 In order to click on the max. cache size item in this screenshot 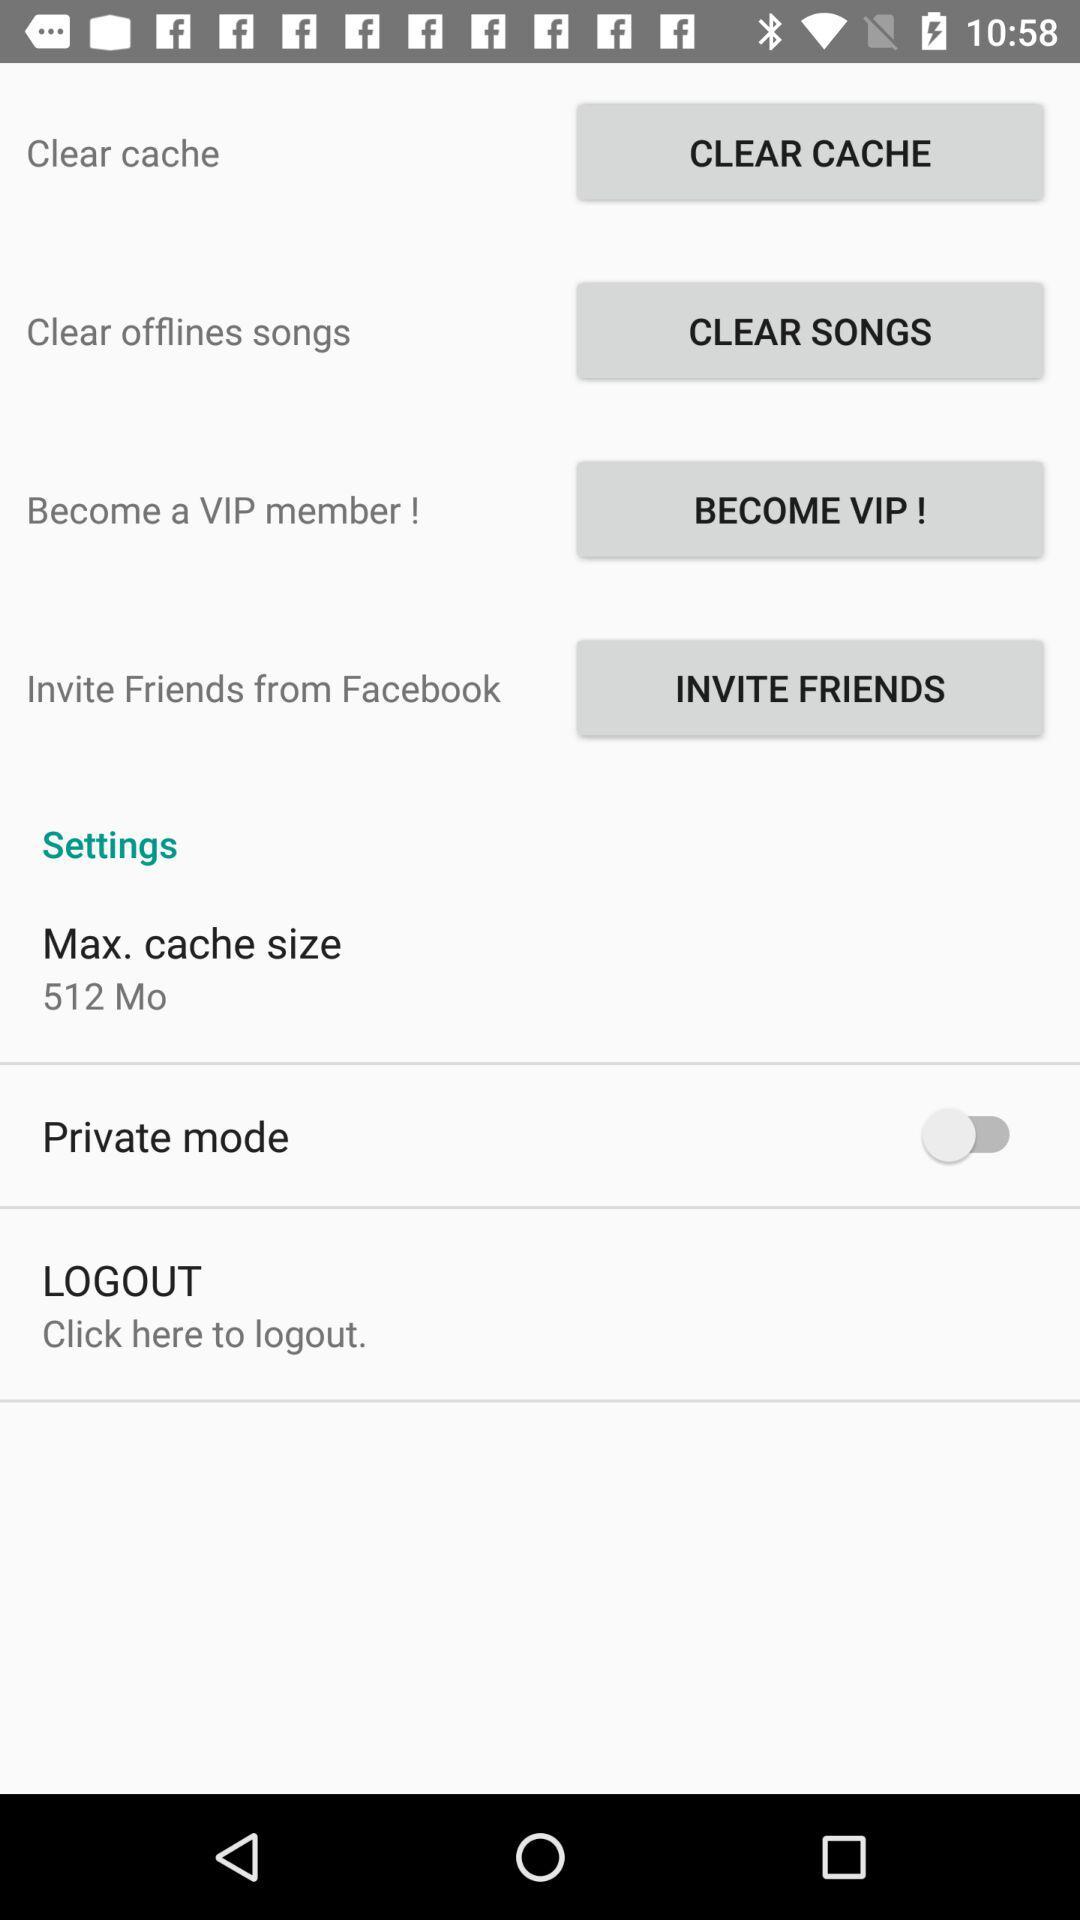, I will do `click(192, 940)`.